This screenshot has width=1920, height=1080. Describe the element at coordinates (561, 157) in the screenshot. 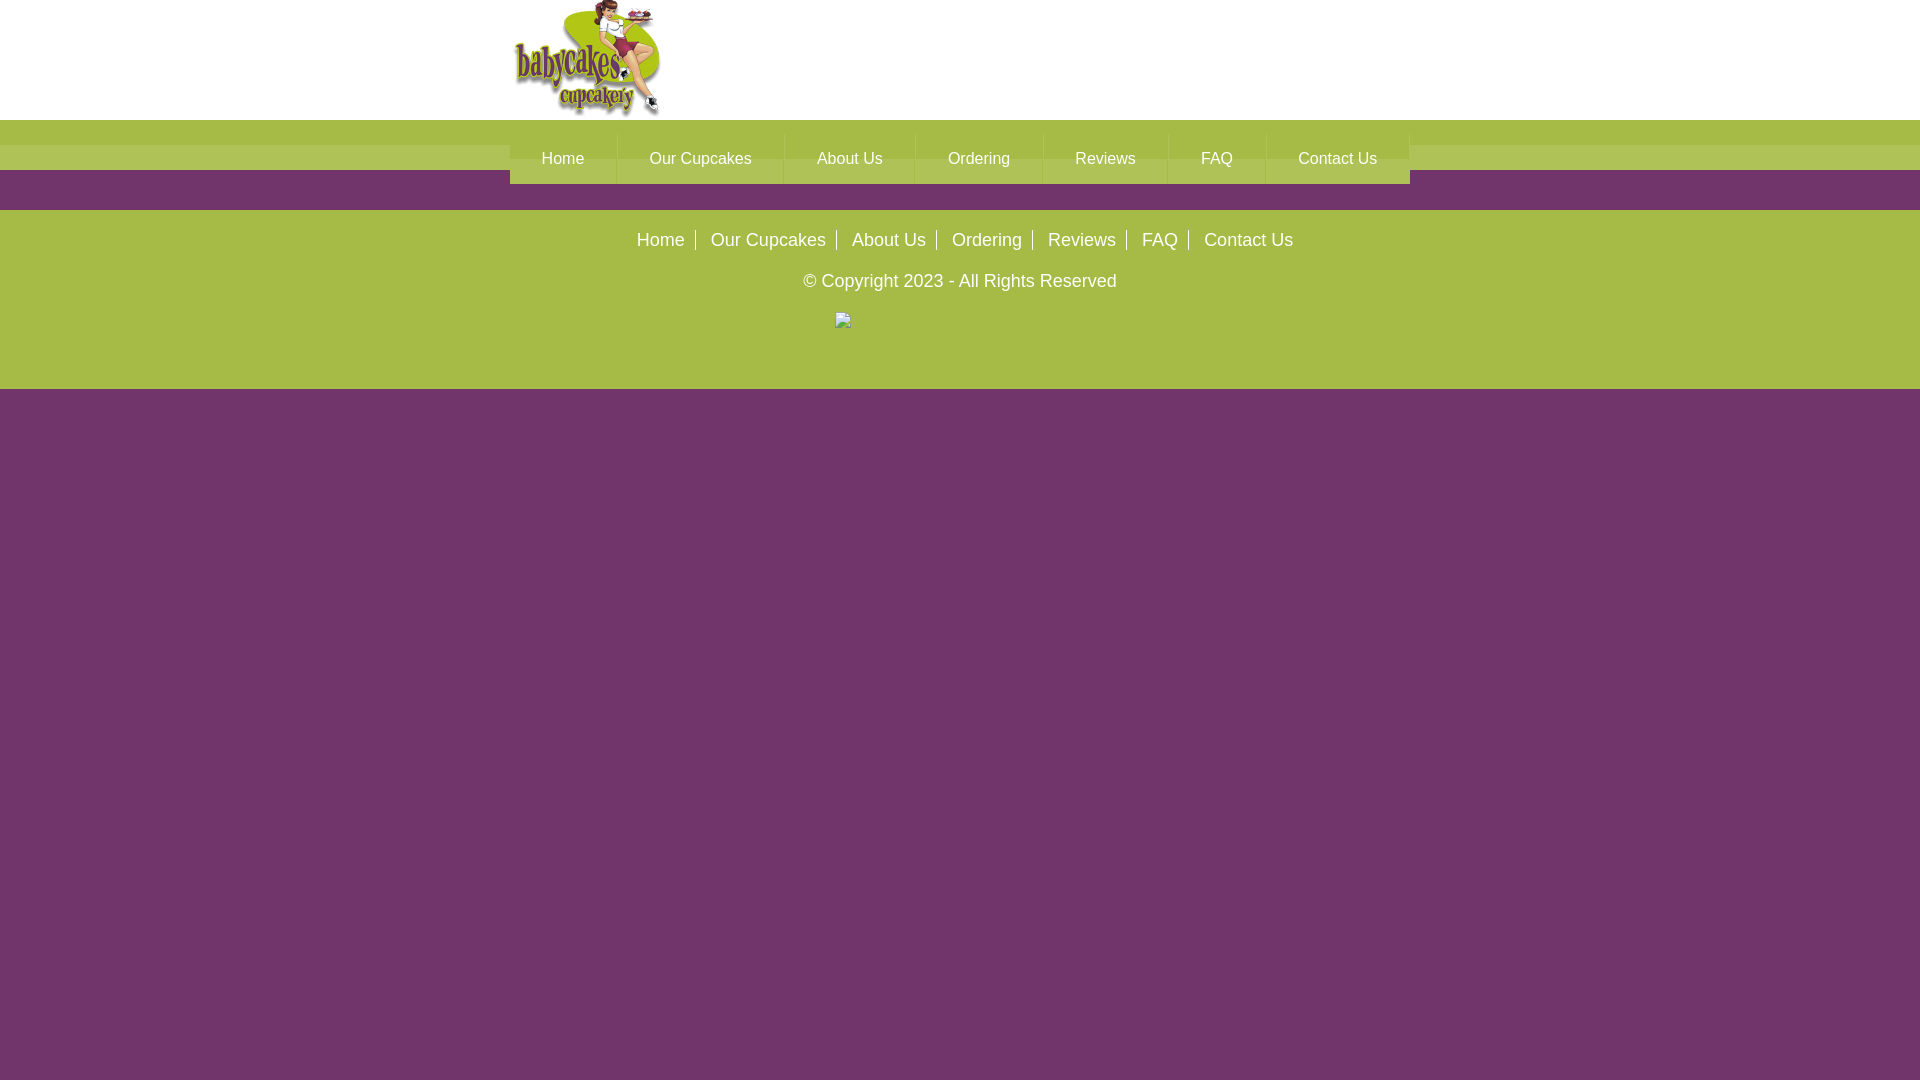

I see `'Home'` at that location.